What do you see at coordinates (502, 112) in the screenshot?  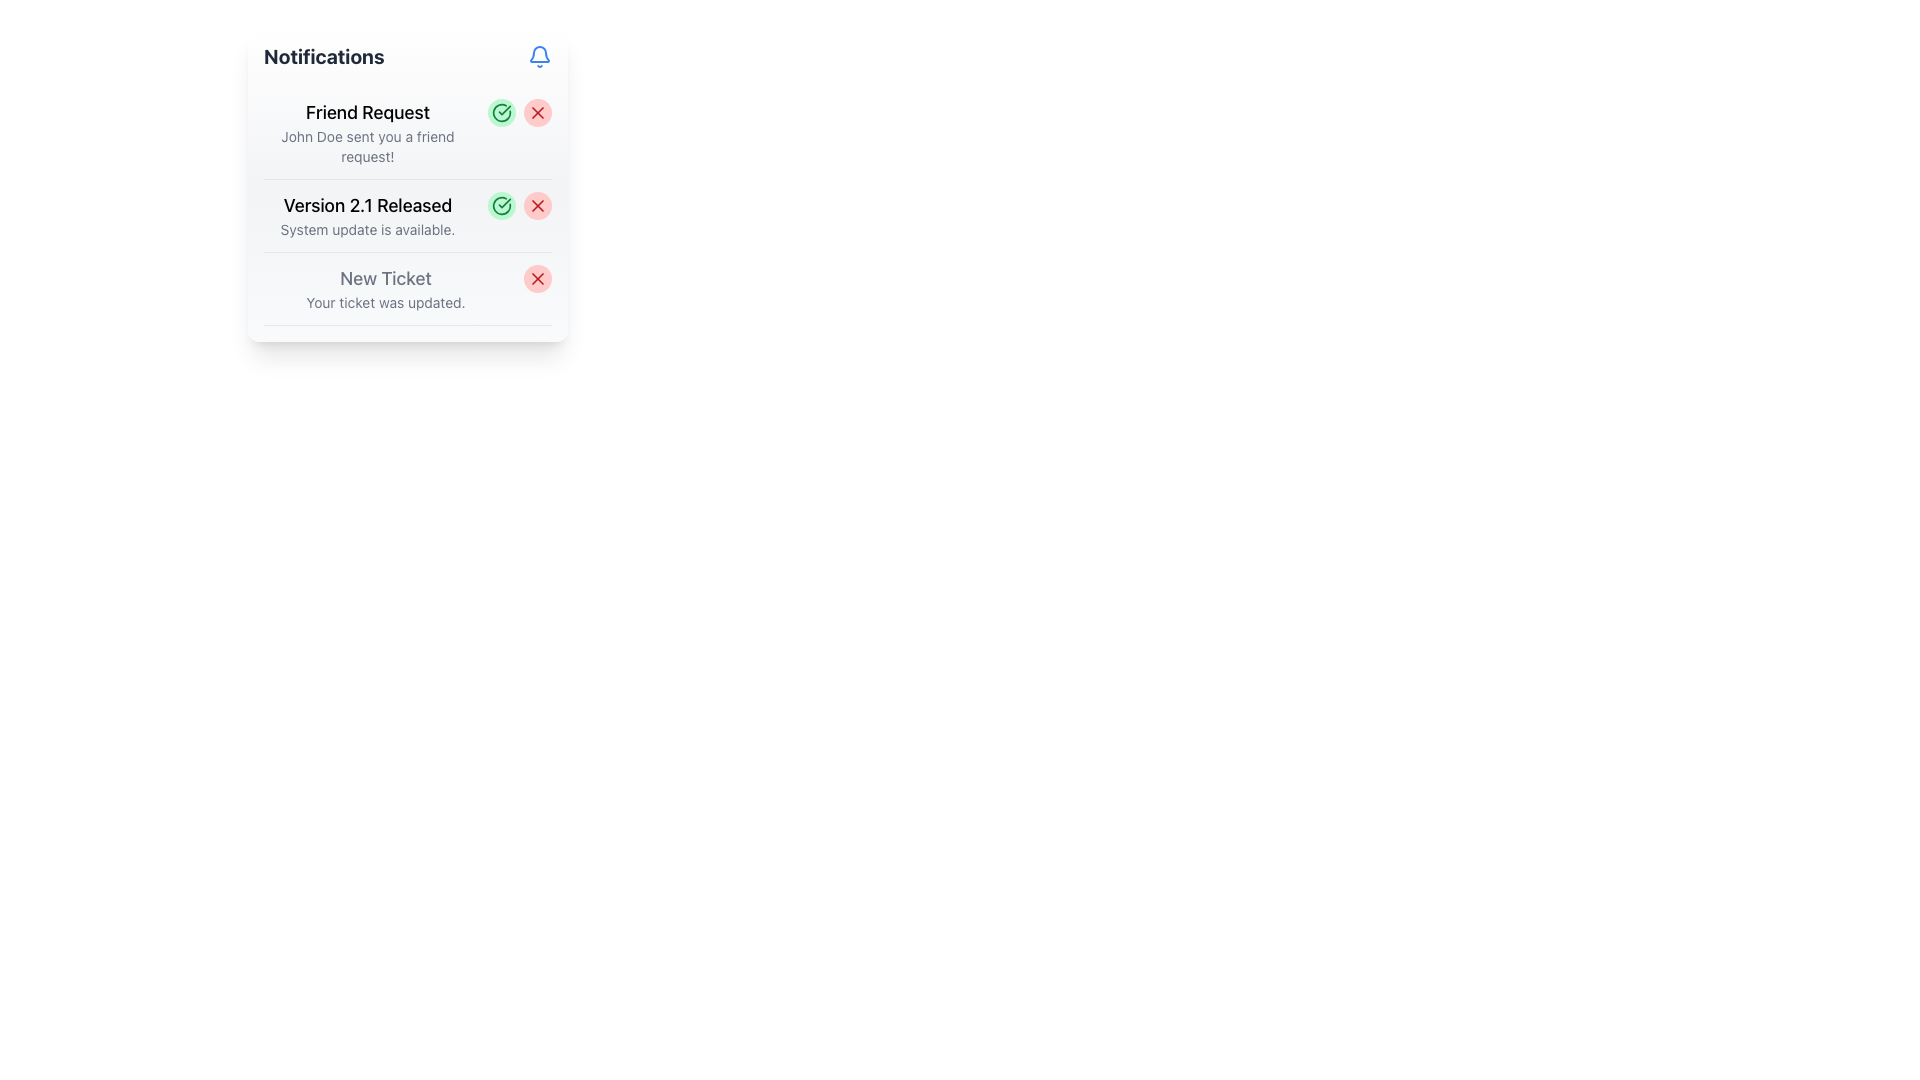 I see `the circular green outlined icon with a checkmark symbol located next to the notification titled 'Version 2.1 Released' in the notification panel` at bounding box center [502, 112].